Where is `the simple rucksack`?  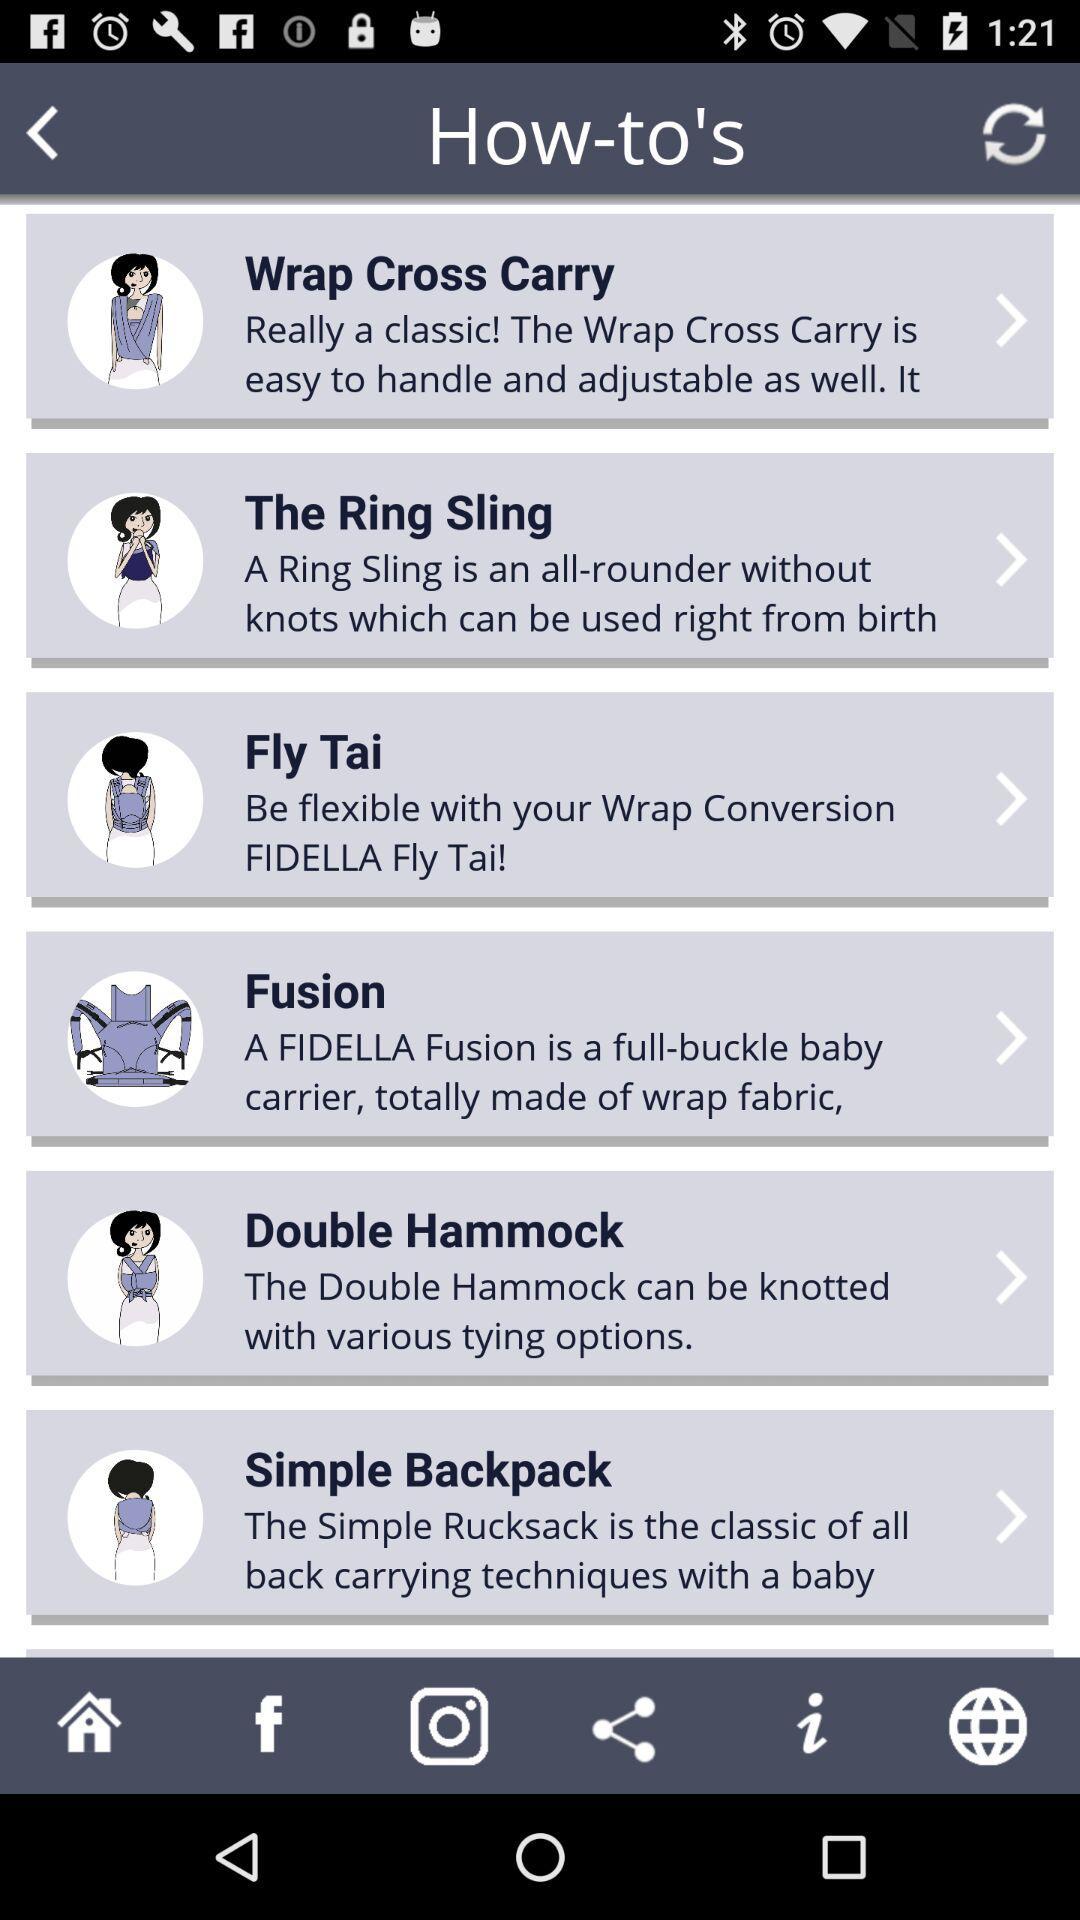
the simple rucksack is located at coordinates (606, 1548).